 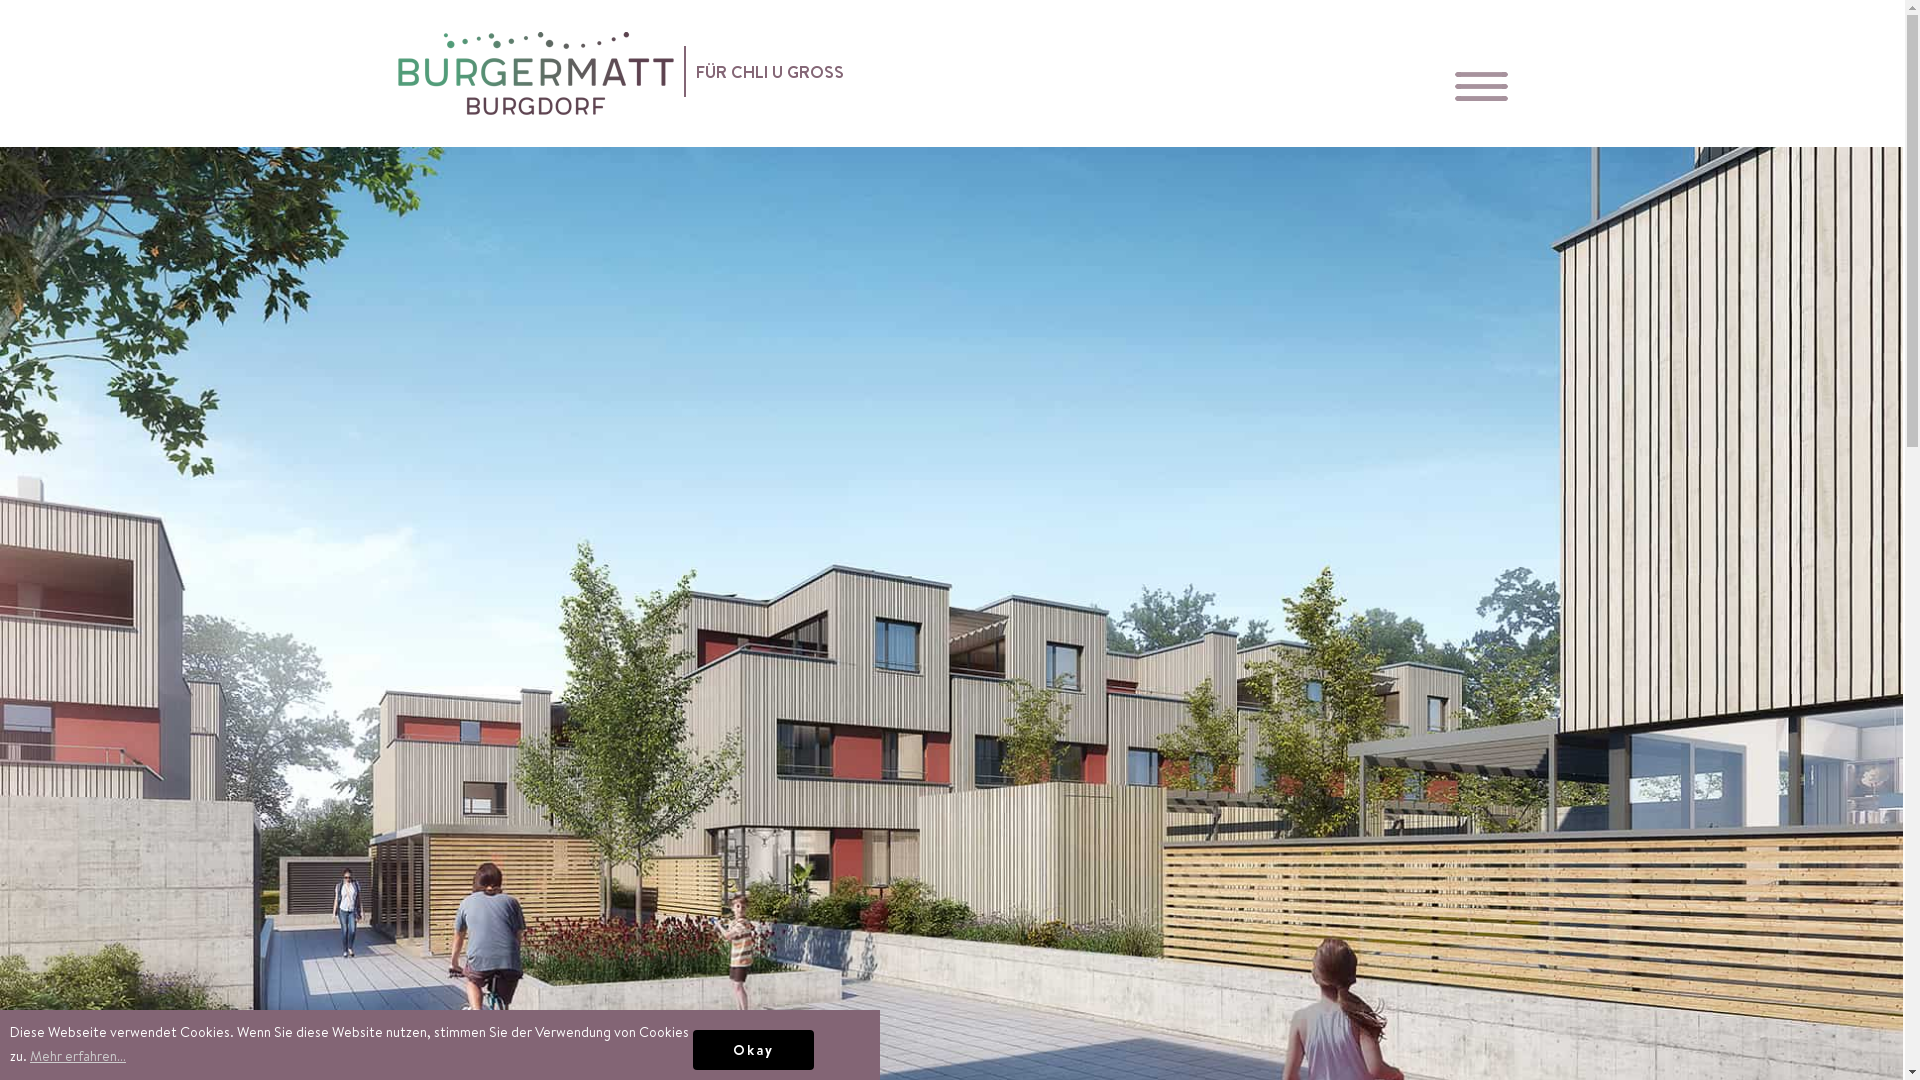 What do you see at coordinates (692, 1048) in the screenshot?
I see `'Okay'` at bounding box center [692, 1048].